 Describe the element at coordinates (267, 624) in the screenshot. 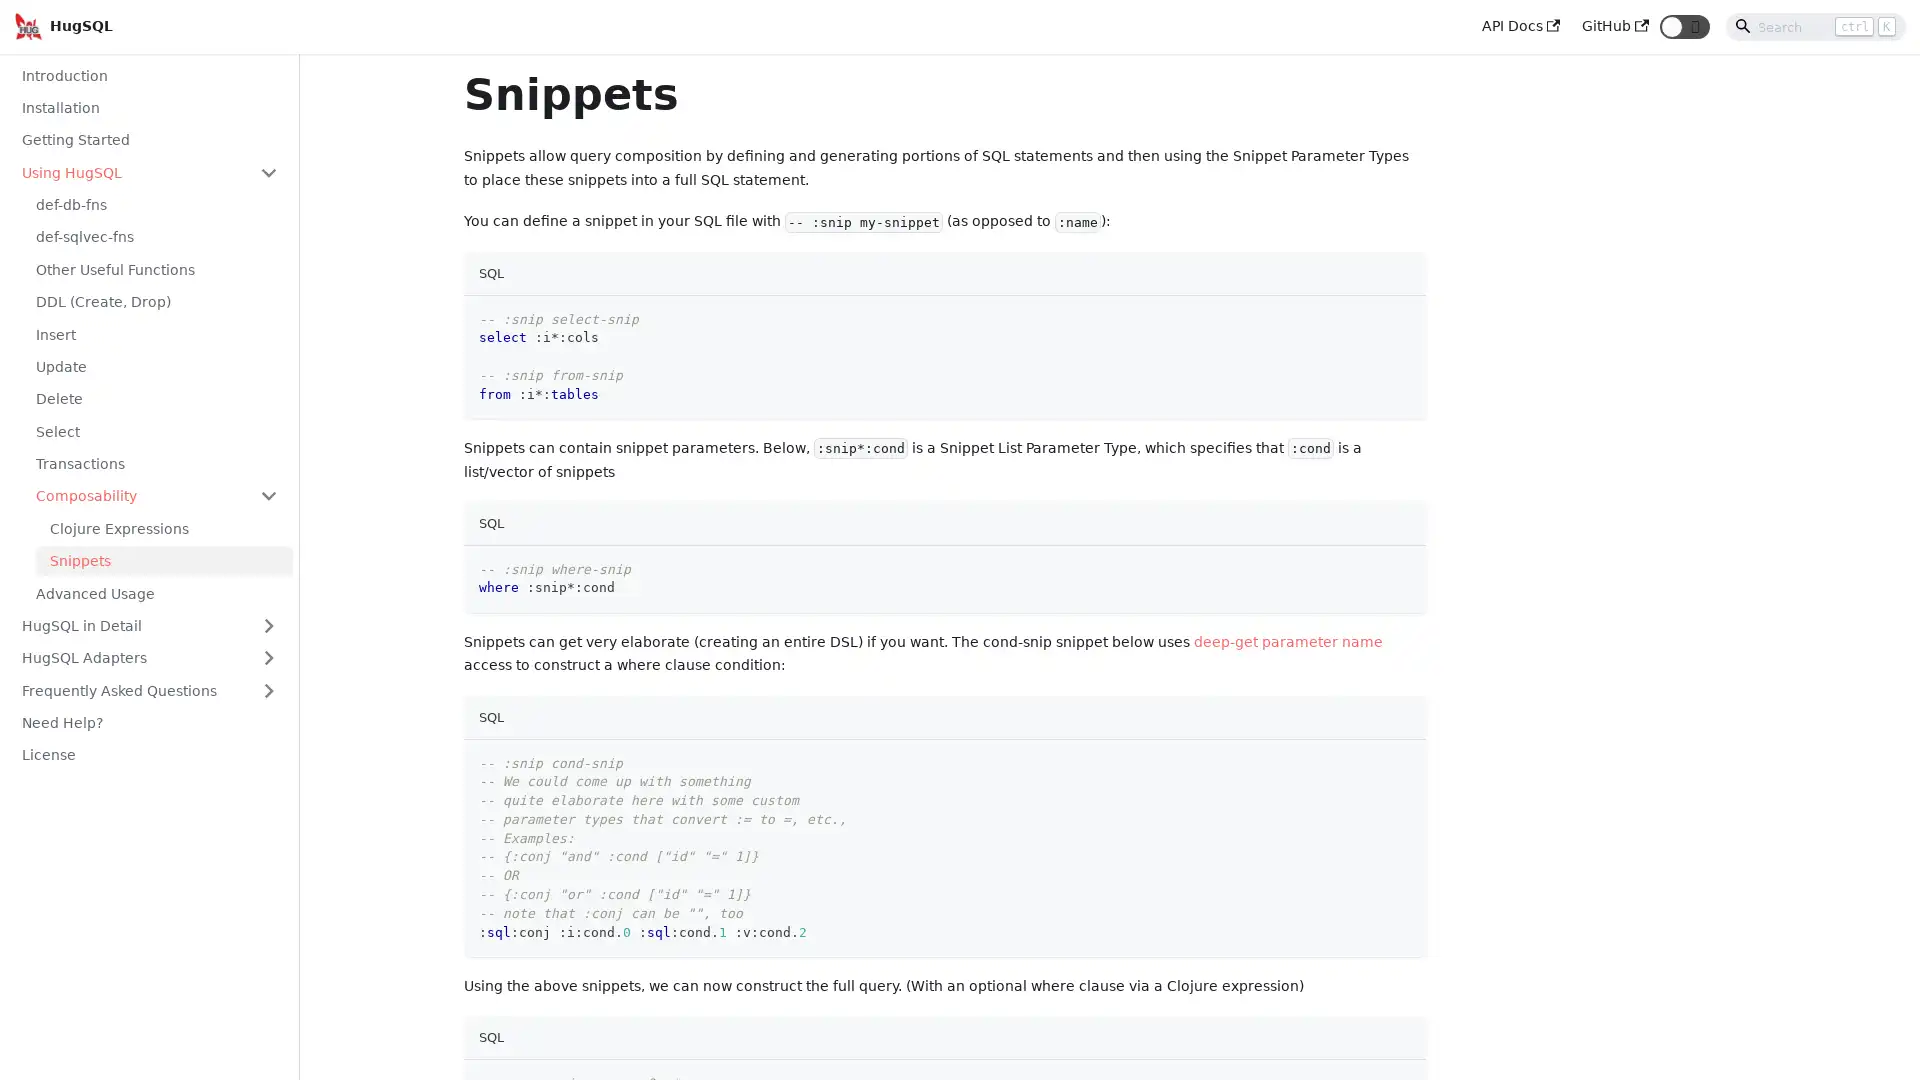

I see `Toggle the collapsible sidebar category 'HugSQL in Detail'` at that location.